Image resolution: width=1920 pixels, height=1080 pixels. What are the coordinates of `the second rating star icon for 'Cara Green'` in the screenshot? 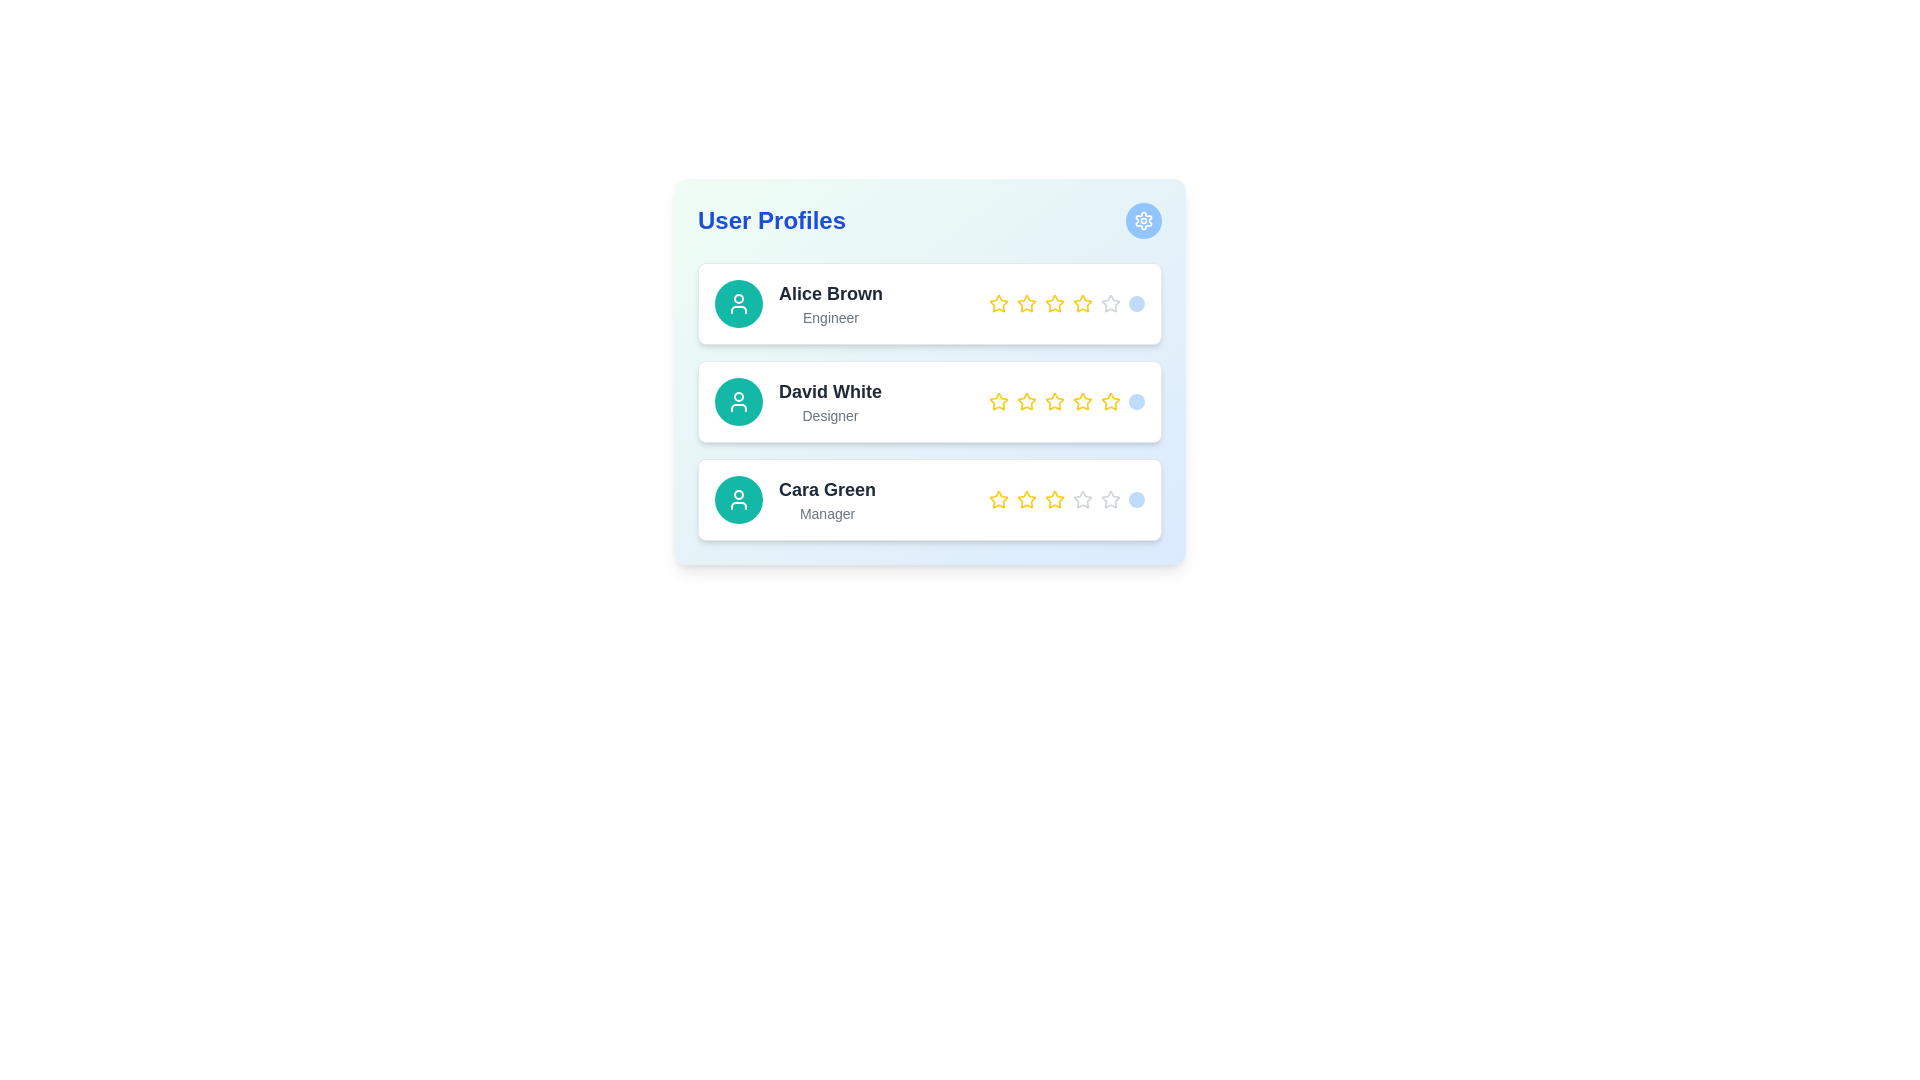 It's located at (1027, 498).